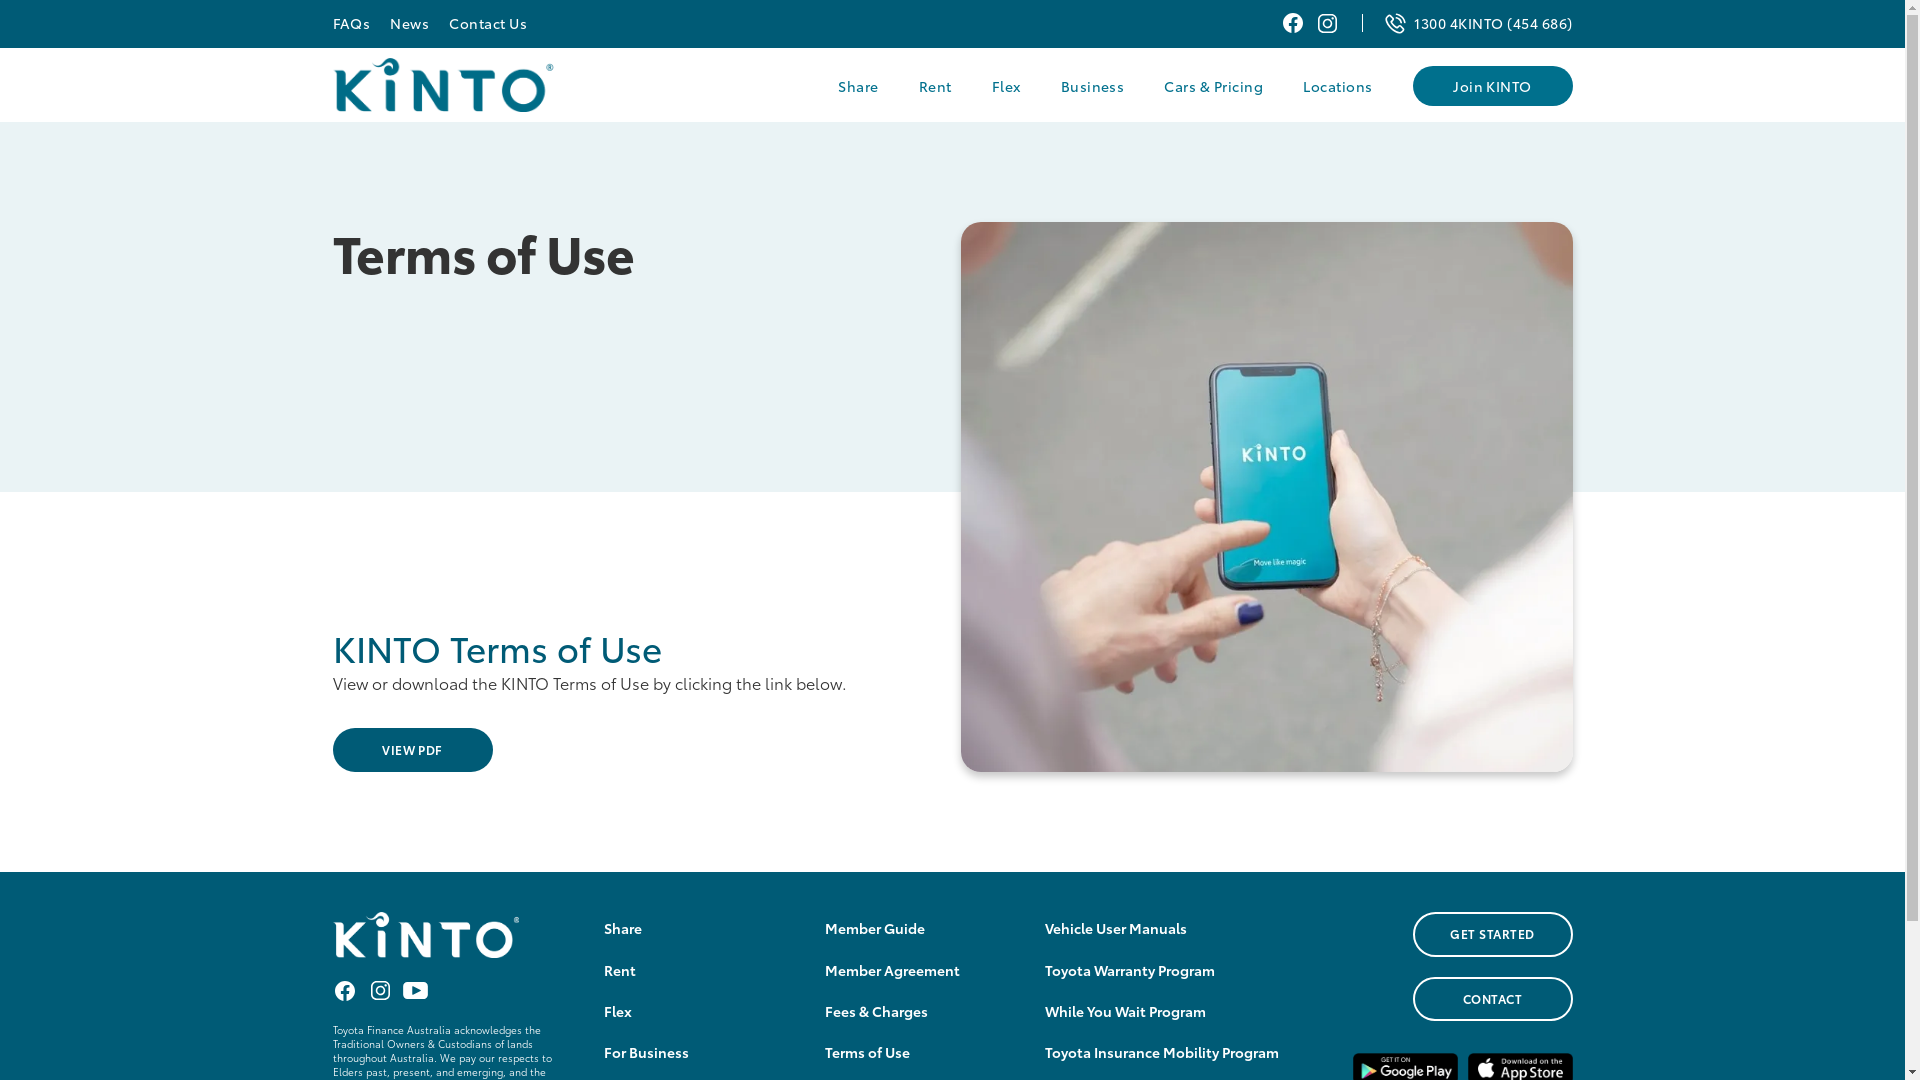  I want to click on '1300 4KINTO (454 686)', so click(1492, 23).